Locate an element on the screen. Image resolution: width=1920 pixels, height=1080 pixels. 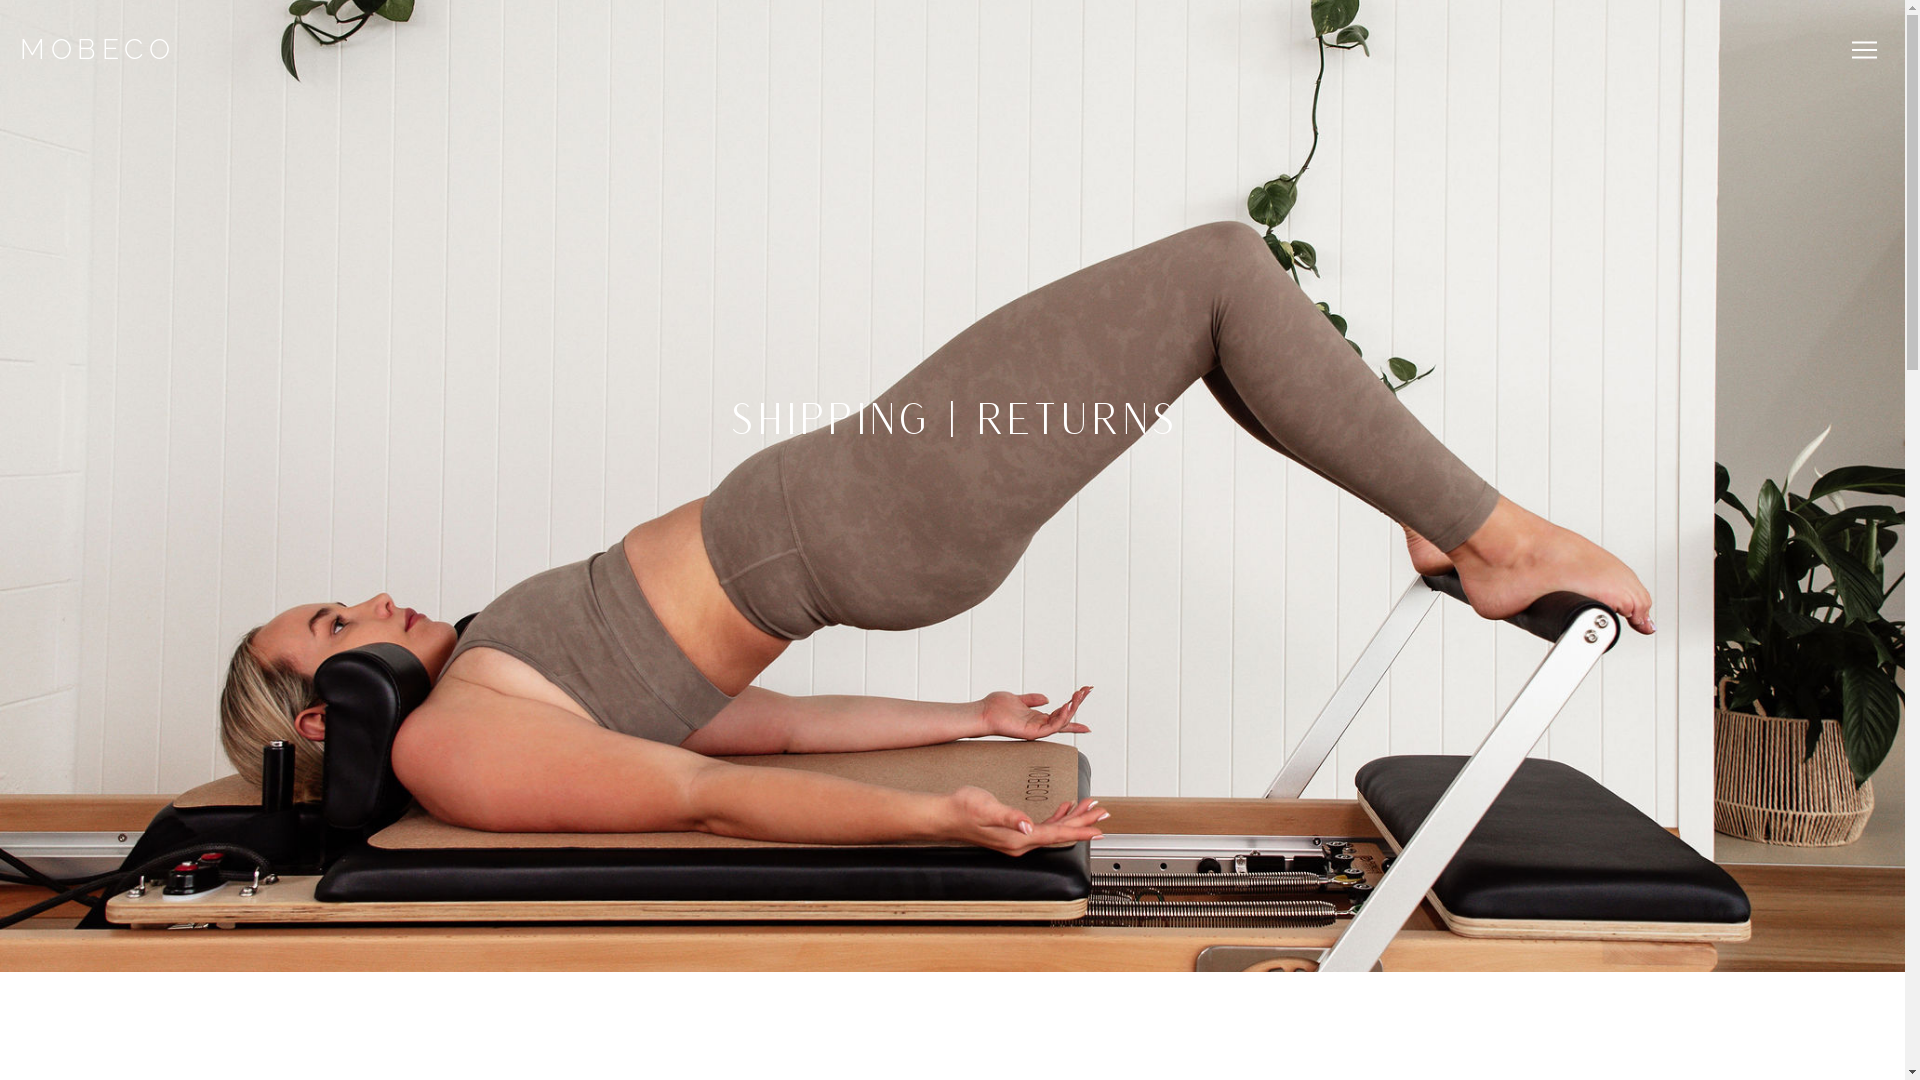
'MOBECO' is located at coordinates (94, 48).